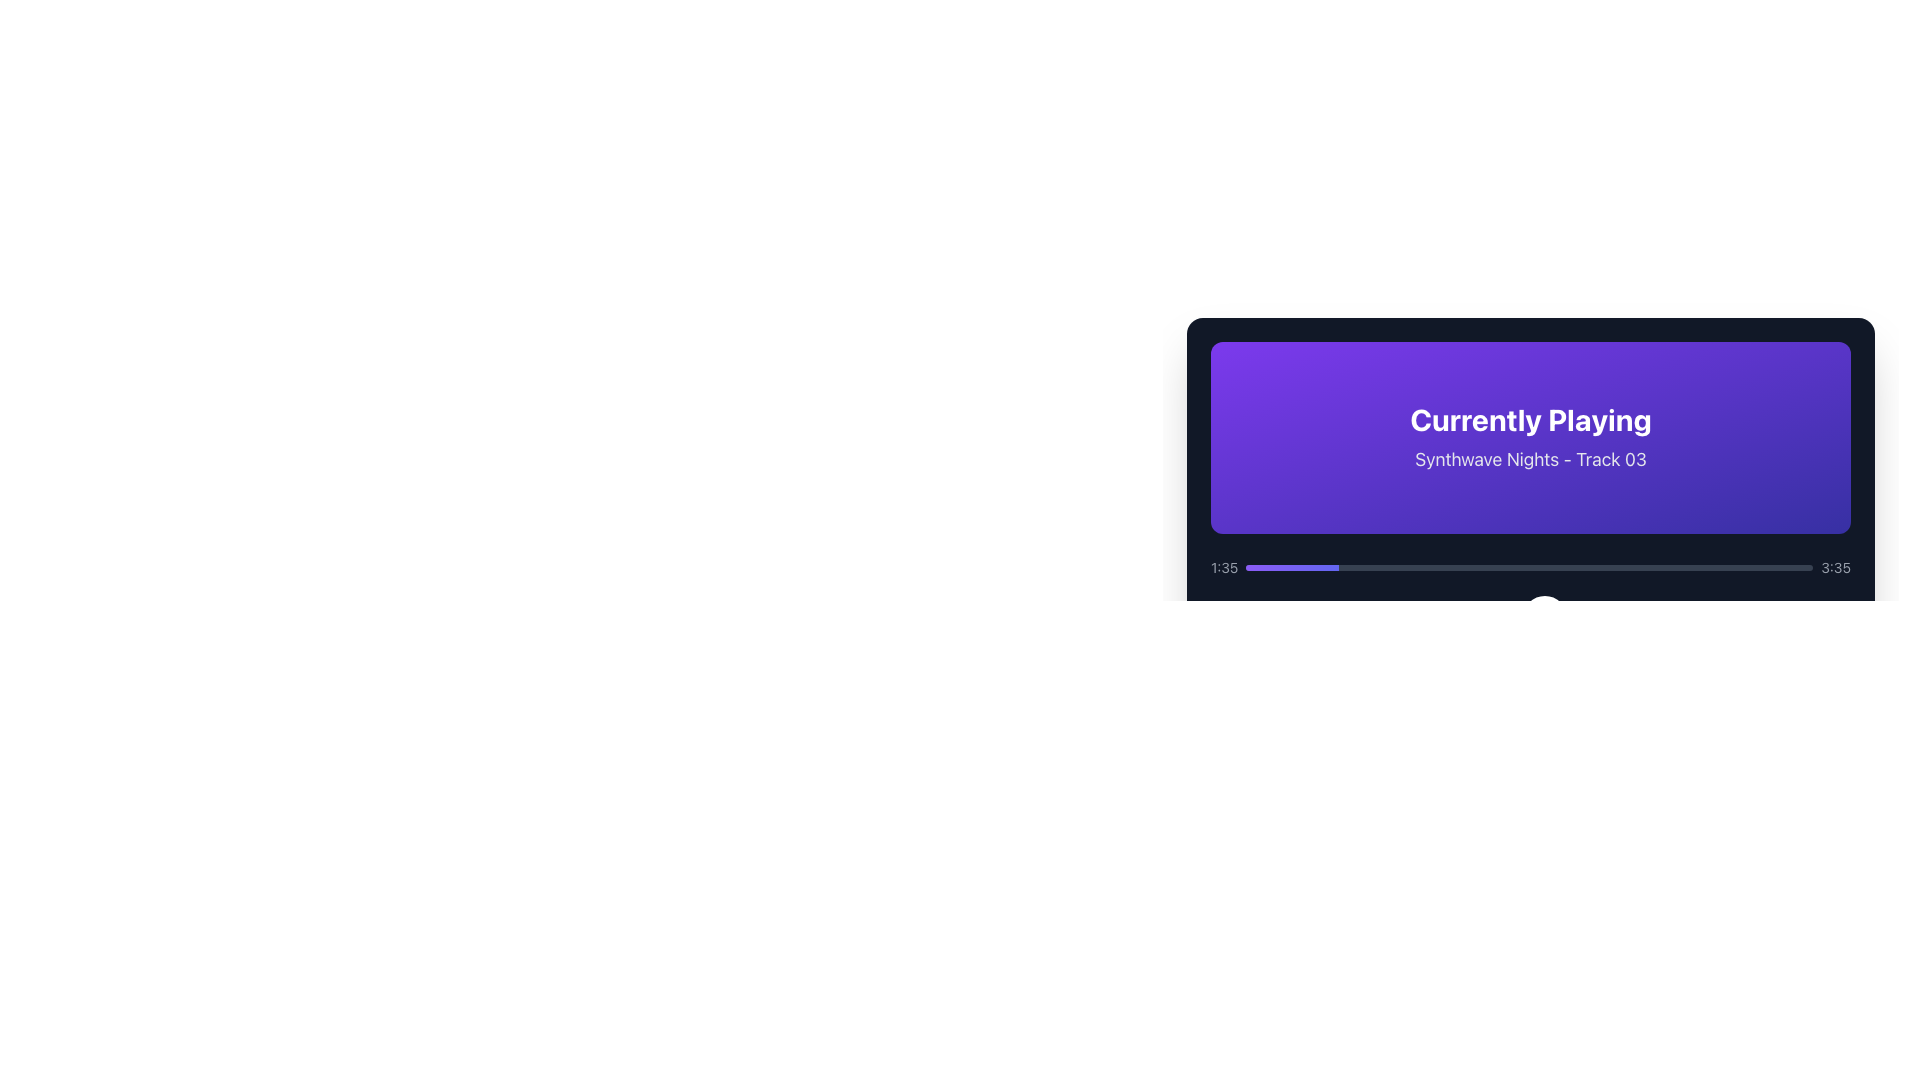 Image resolution: width=1920 pixels, height=1080 pixels. What do you see at coordinates (1530, 599) in the screenshot?
I see `the progress bar located below the 'Currently Playing' section` at bounding box center [1530, 599].